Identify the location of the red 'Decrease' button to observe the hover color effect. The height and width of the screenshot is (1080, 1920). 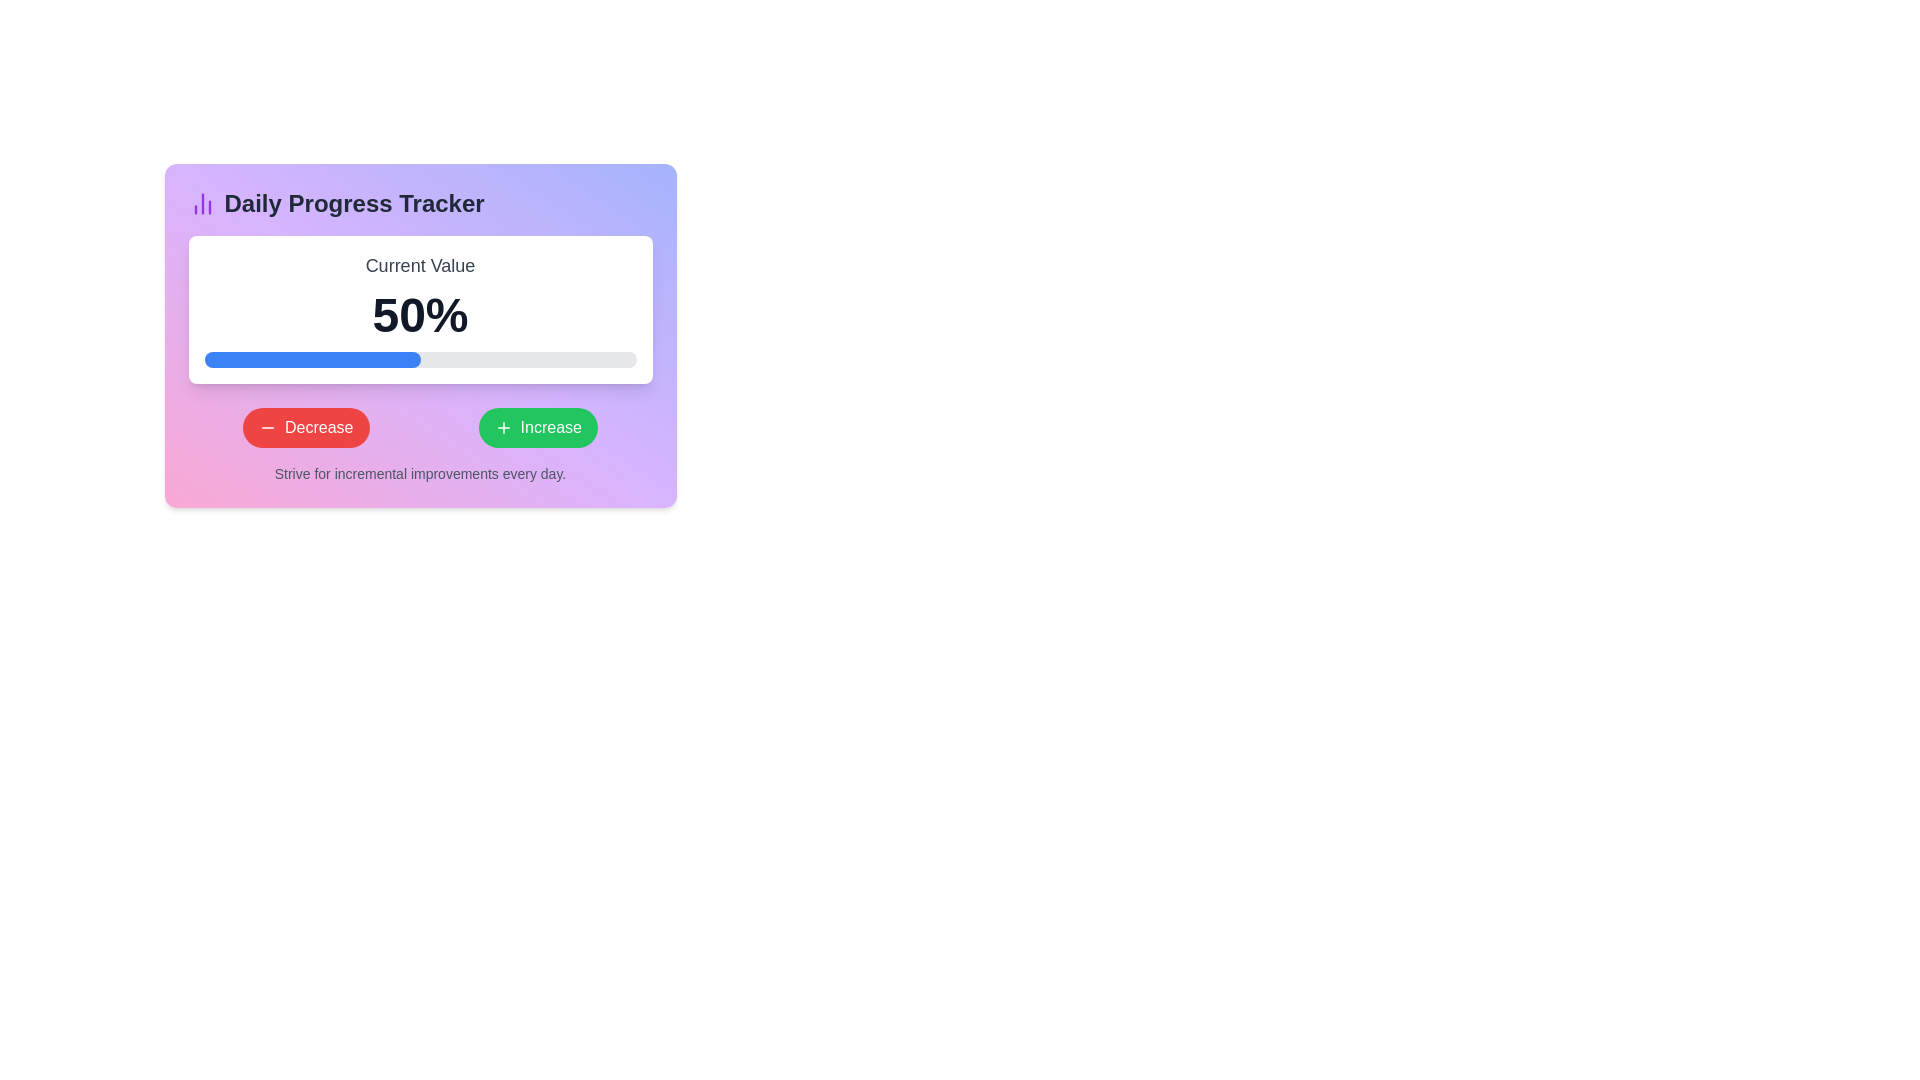
(305, 427).